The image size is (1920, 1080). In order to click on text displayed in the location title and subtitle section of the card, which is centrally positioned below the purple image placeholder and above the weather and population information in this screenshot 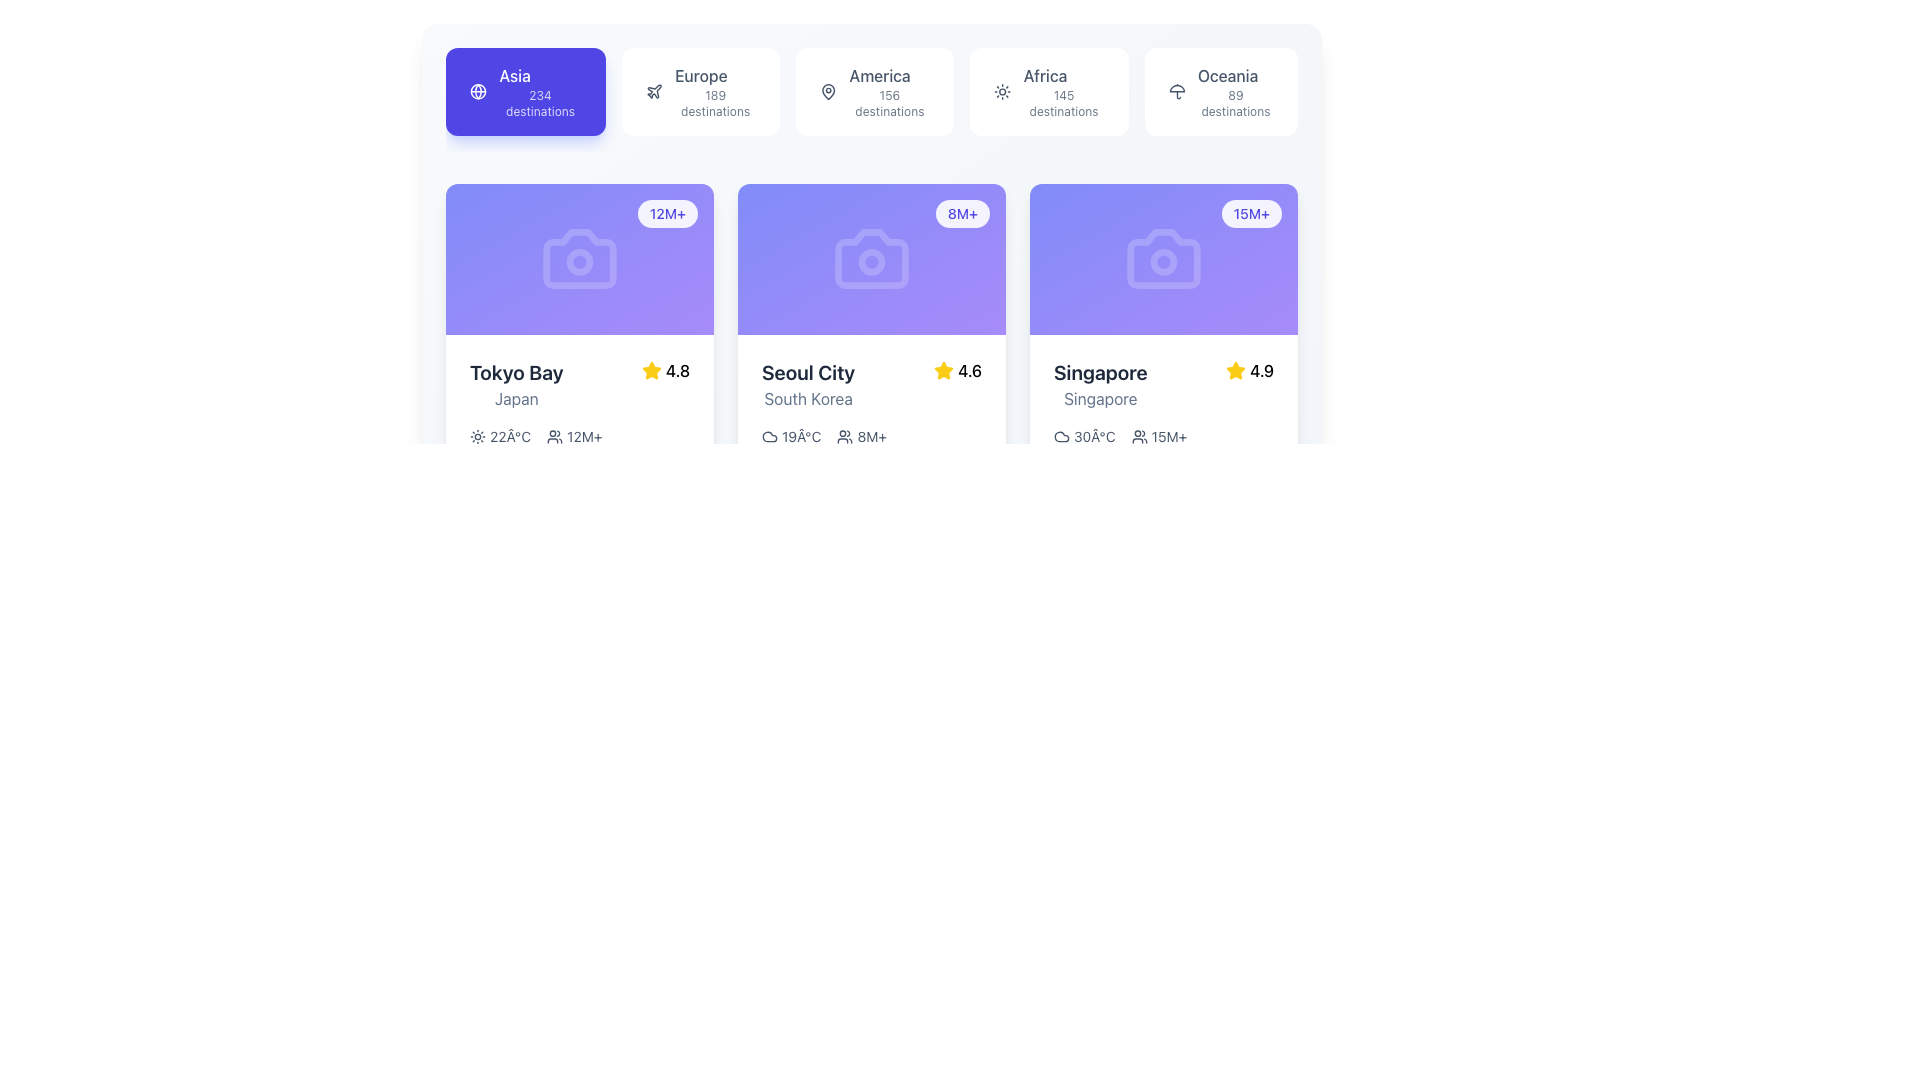, I will do `click(1099, 384)`.